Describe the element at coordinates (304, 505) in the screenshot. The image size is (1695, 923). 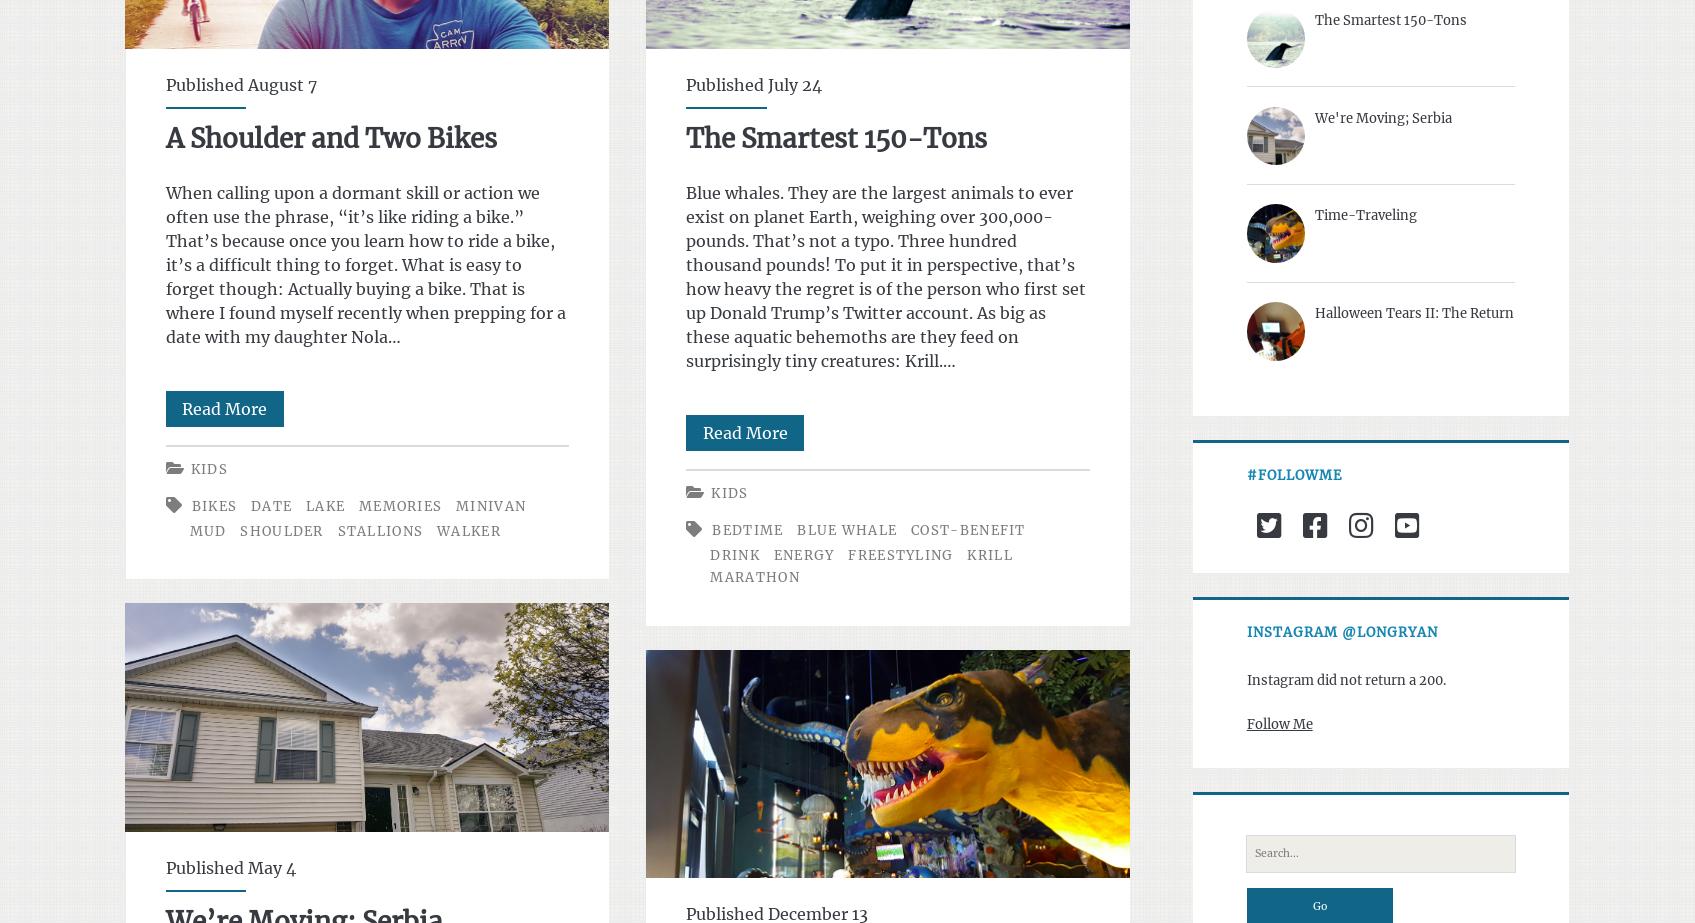
I see `'lake'` at that location.